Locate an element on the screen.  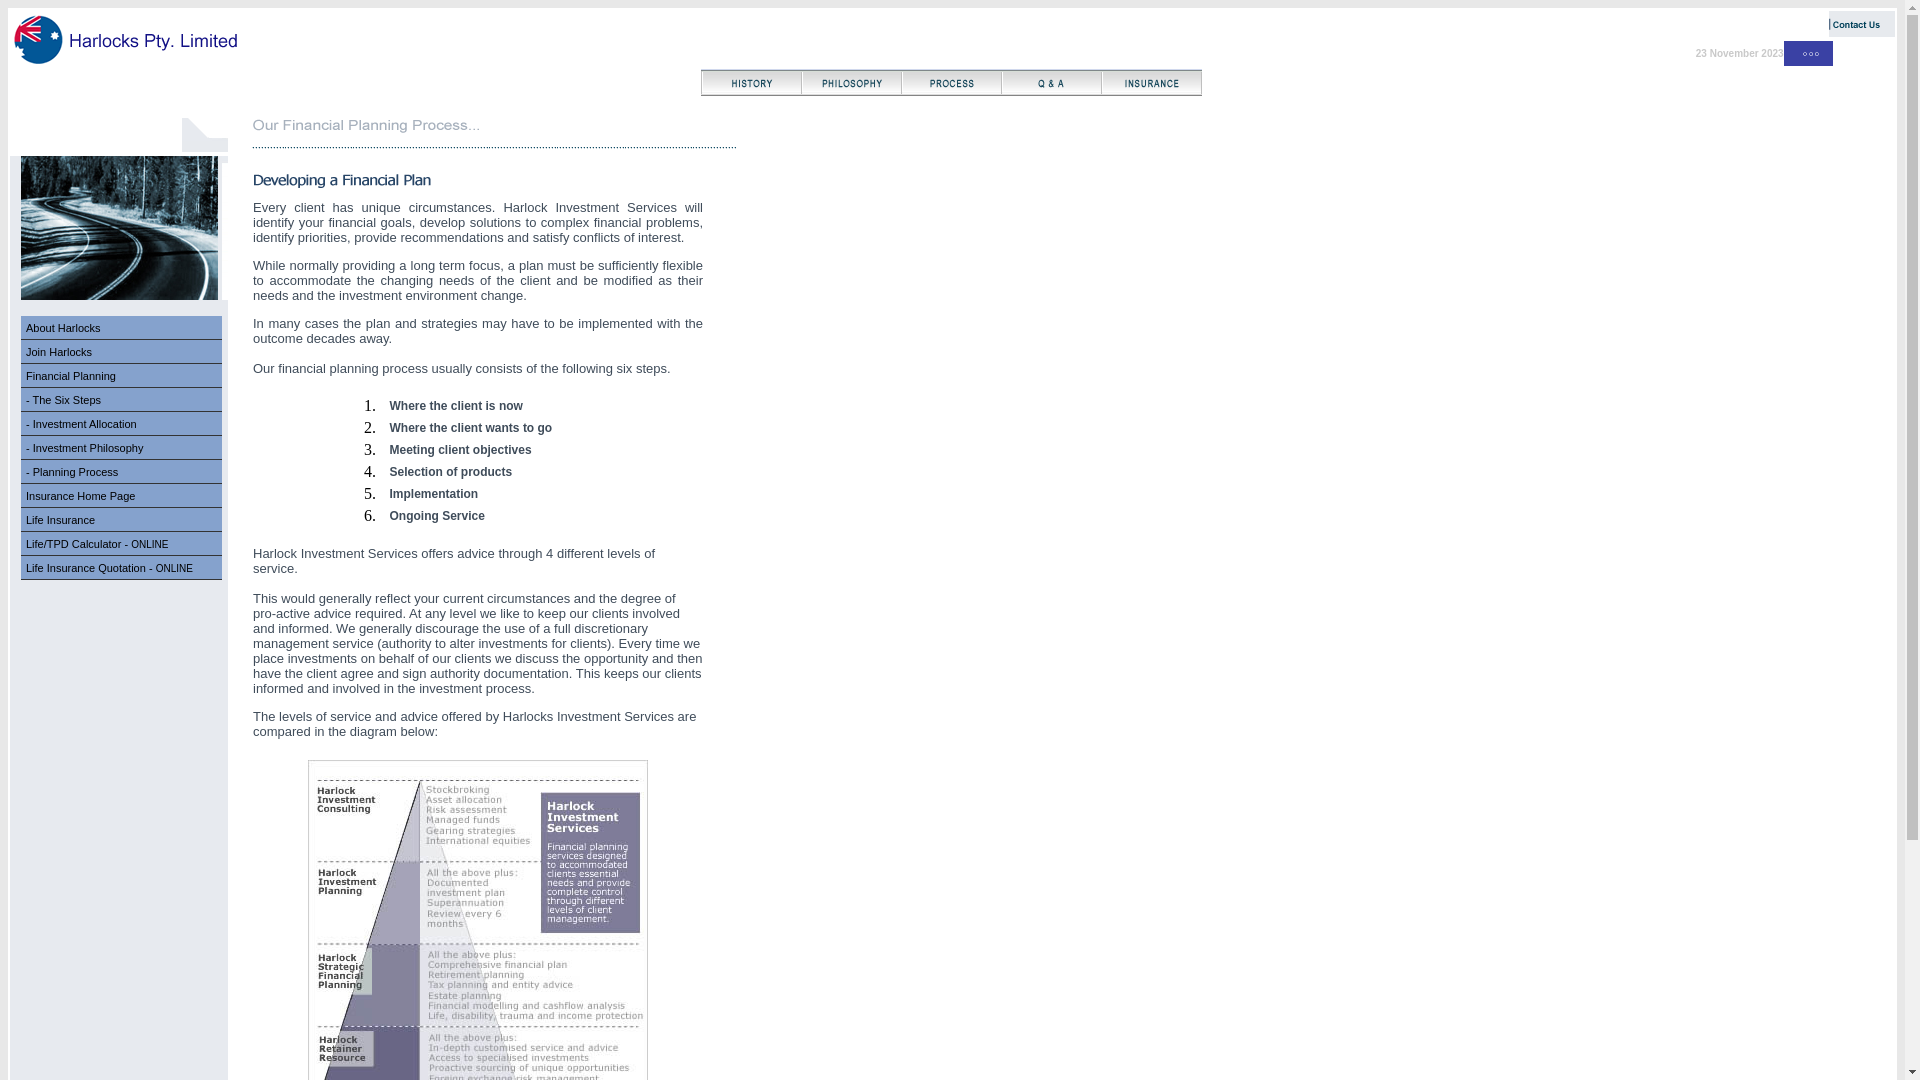
'- Planning Process' is located at coordinates (72, 471).